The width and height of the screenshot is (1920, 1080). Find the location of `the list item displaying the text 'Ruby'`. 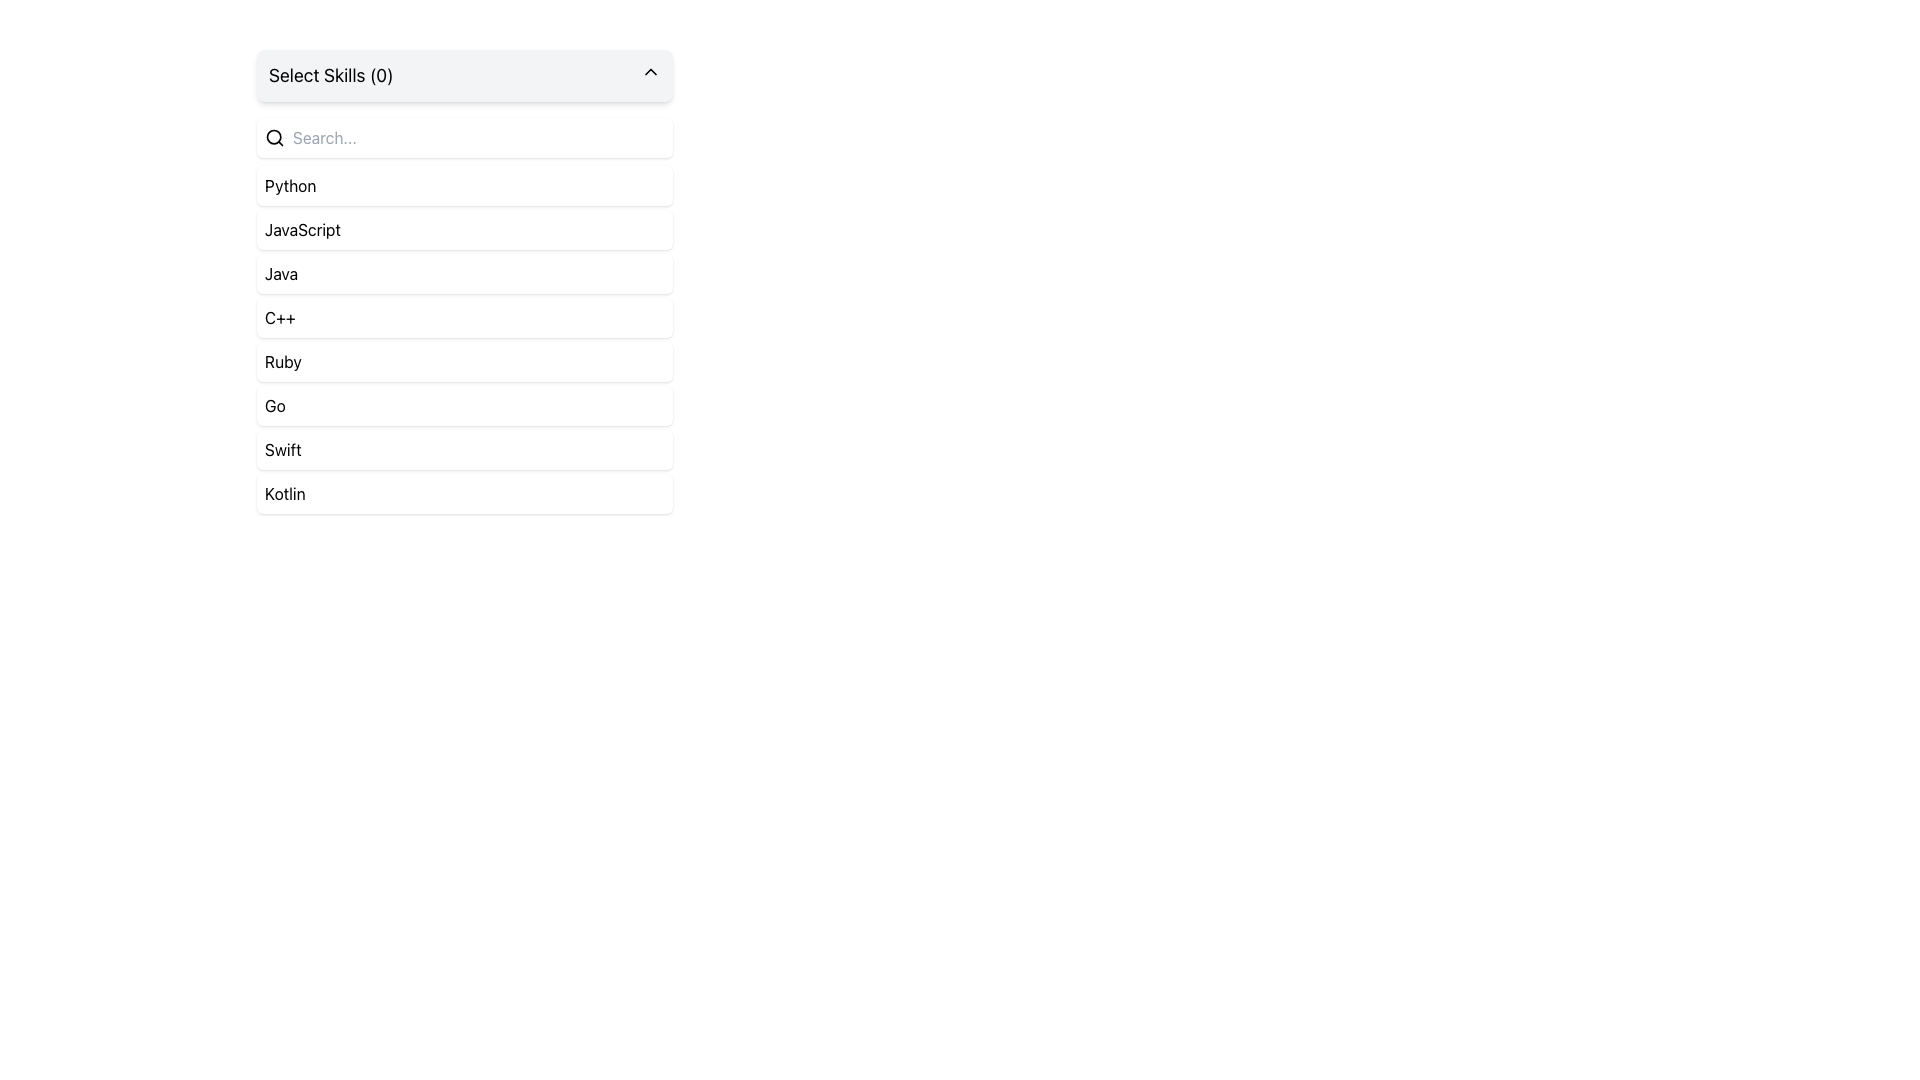

the list item displaying the text 'Ruby' is located at coordinates (282, 362).